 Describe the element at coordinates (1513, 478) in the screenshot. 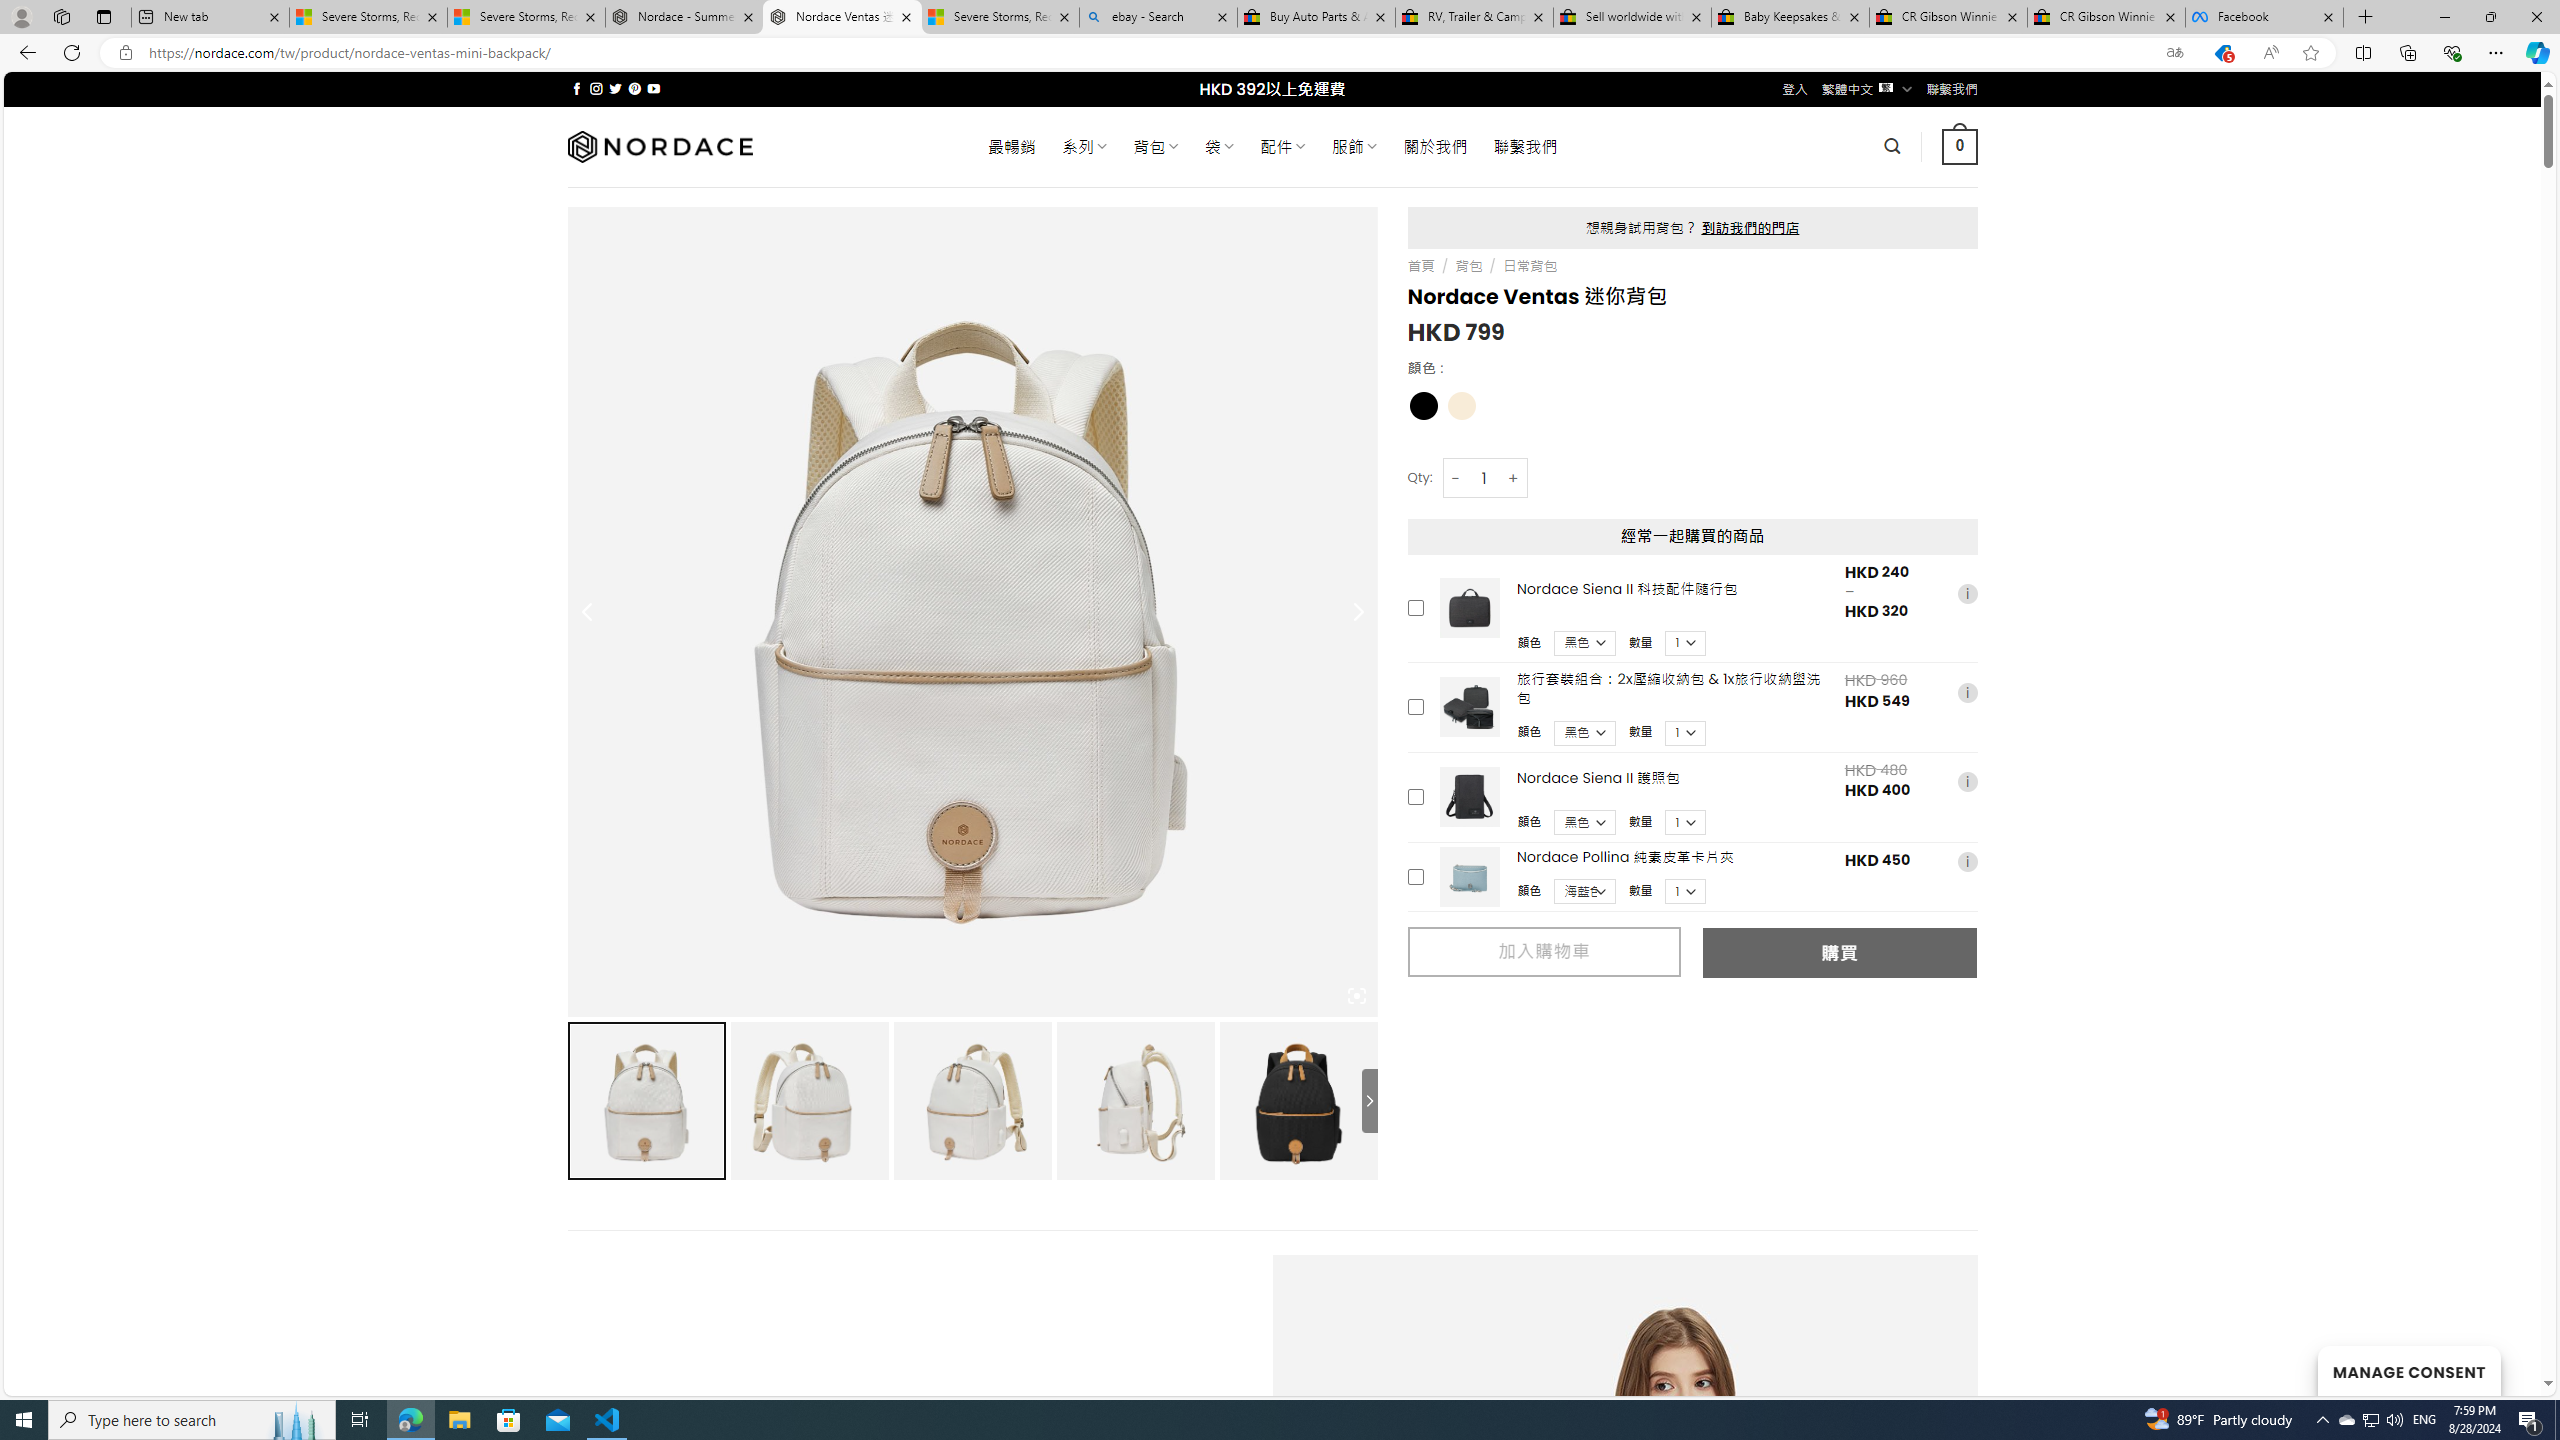

I see `'+'` at that location.